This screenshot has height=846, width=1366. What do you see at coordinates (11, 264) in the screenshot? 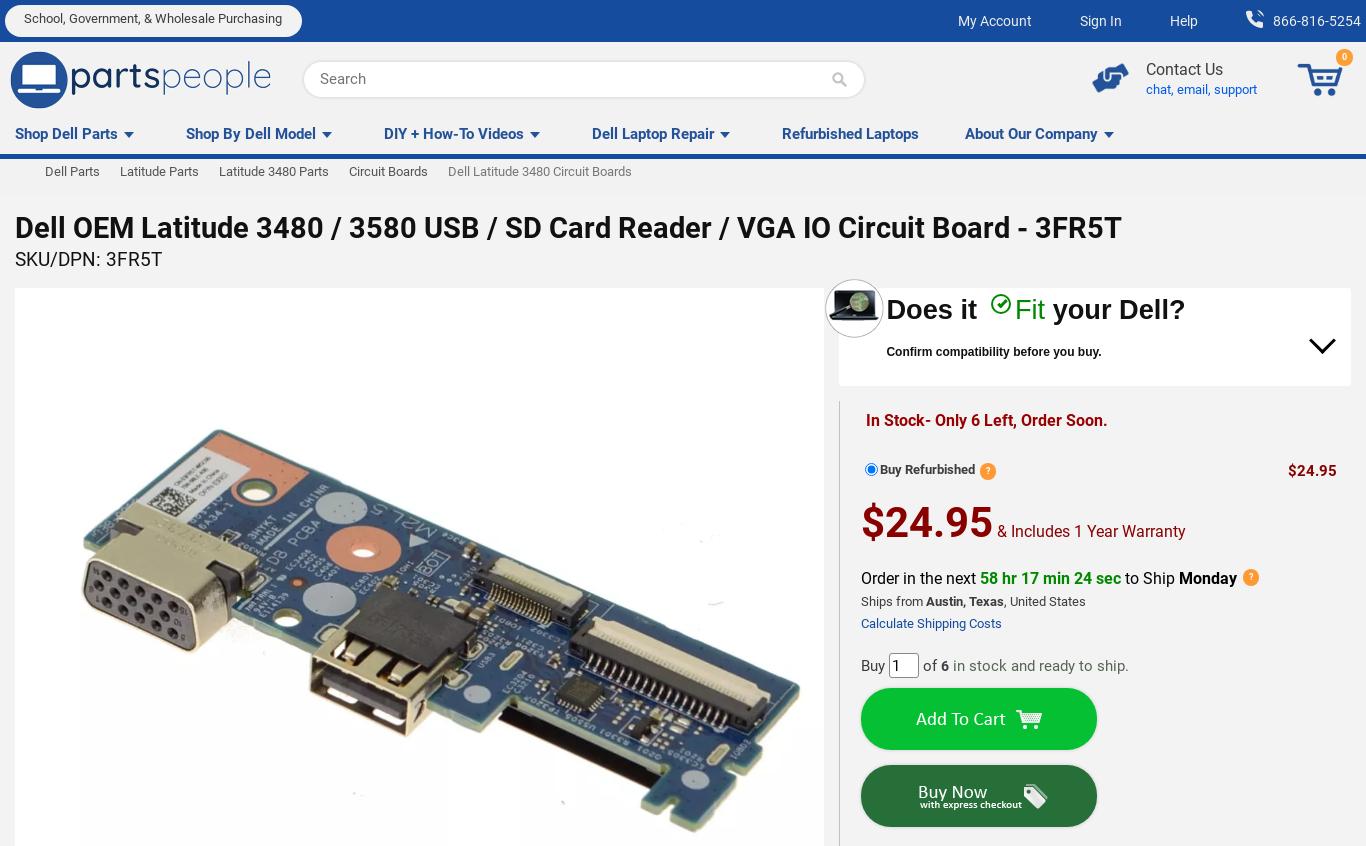
I see `'System & Motherboards'` at bounding box center [11, 264].